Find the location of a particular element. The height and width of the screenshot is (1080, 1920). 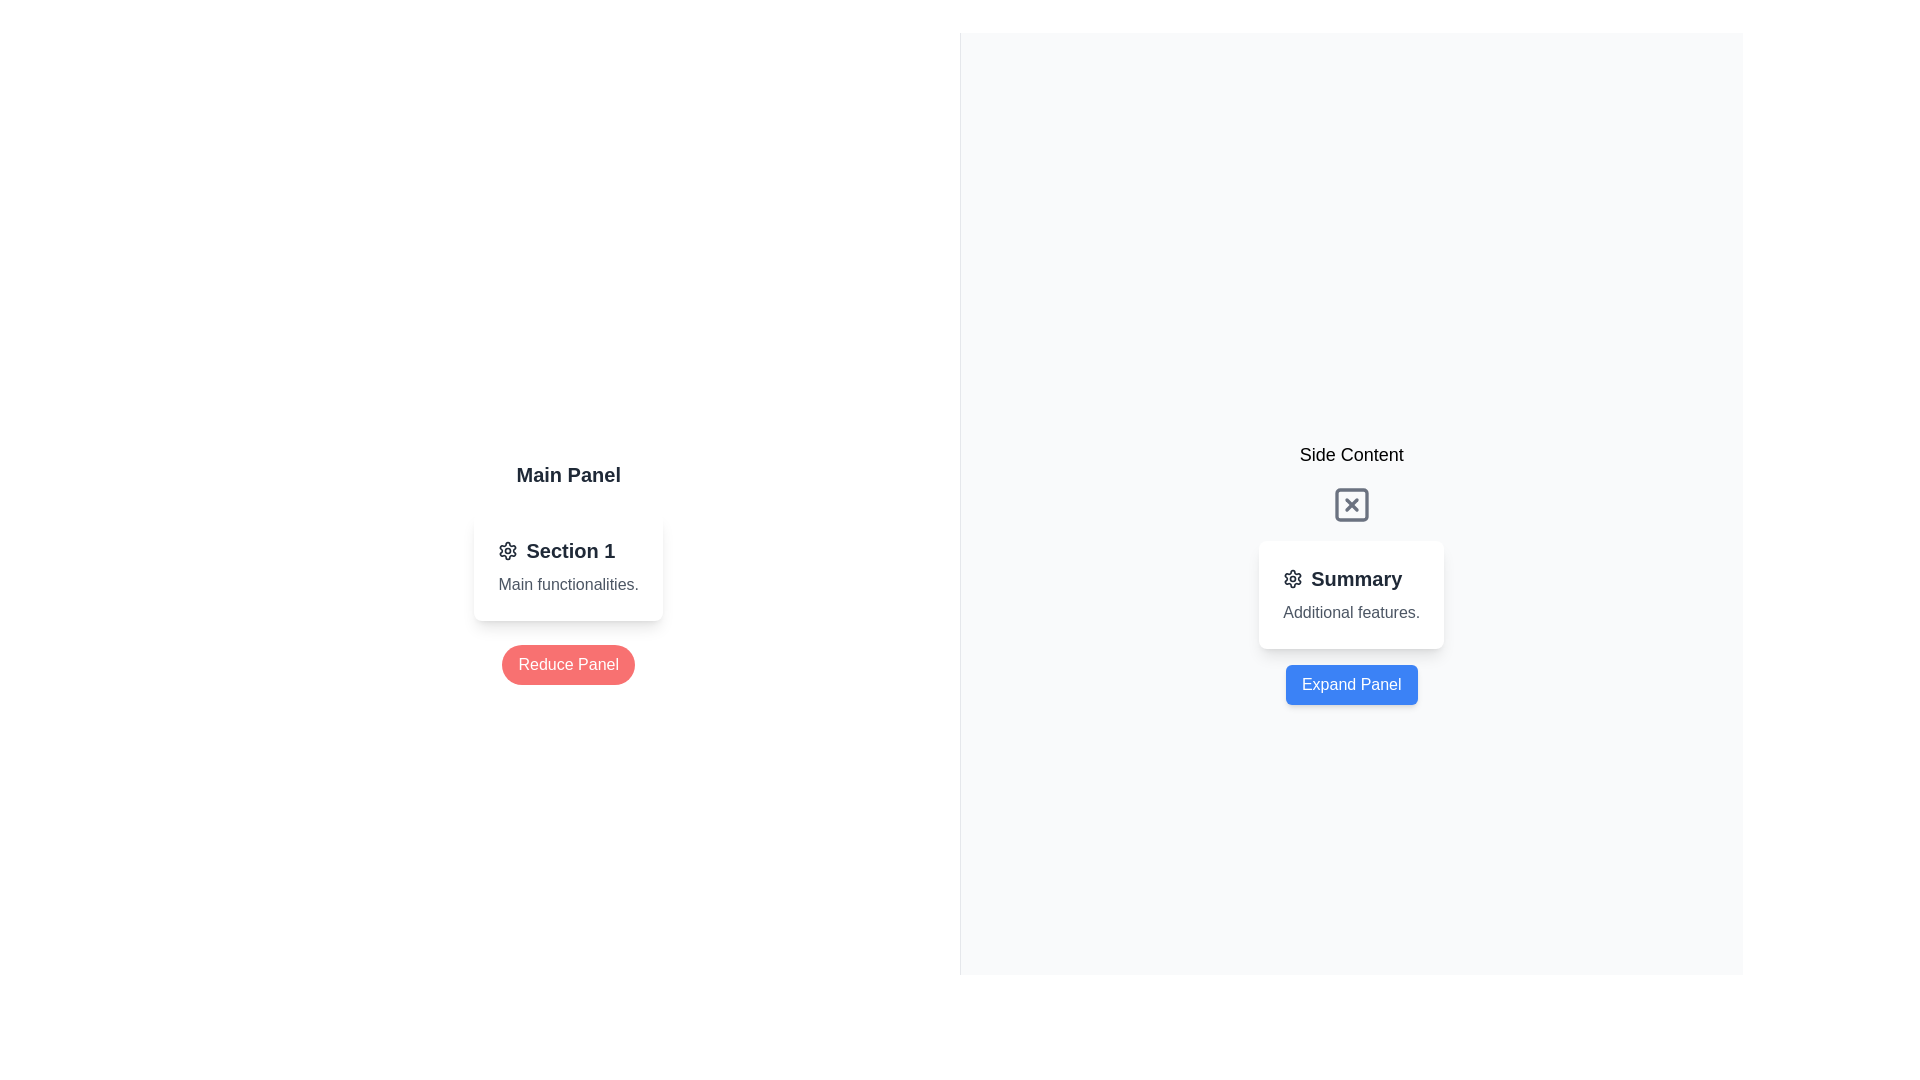

the gear-shaped icon on the left side of the 'Summary' section is located at coordinates (1293, 578).